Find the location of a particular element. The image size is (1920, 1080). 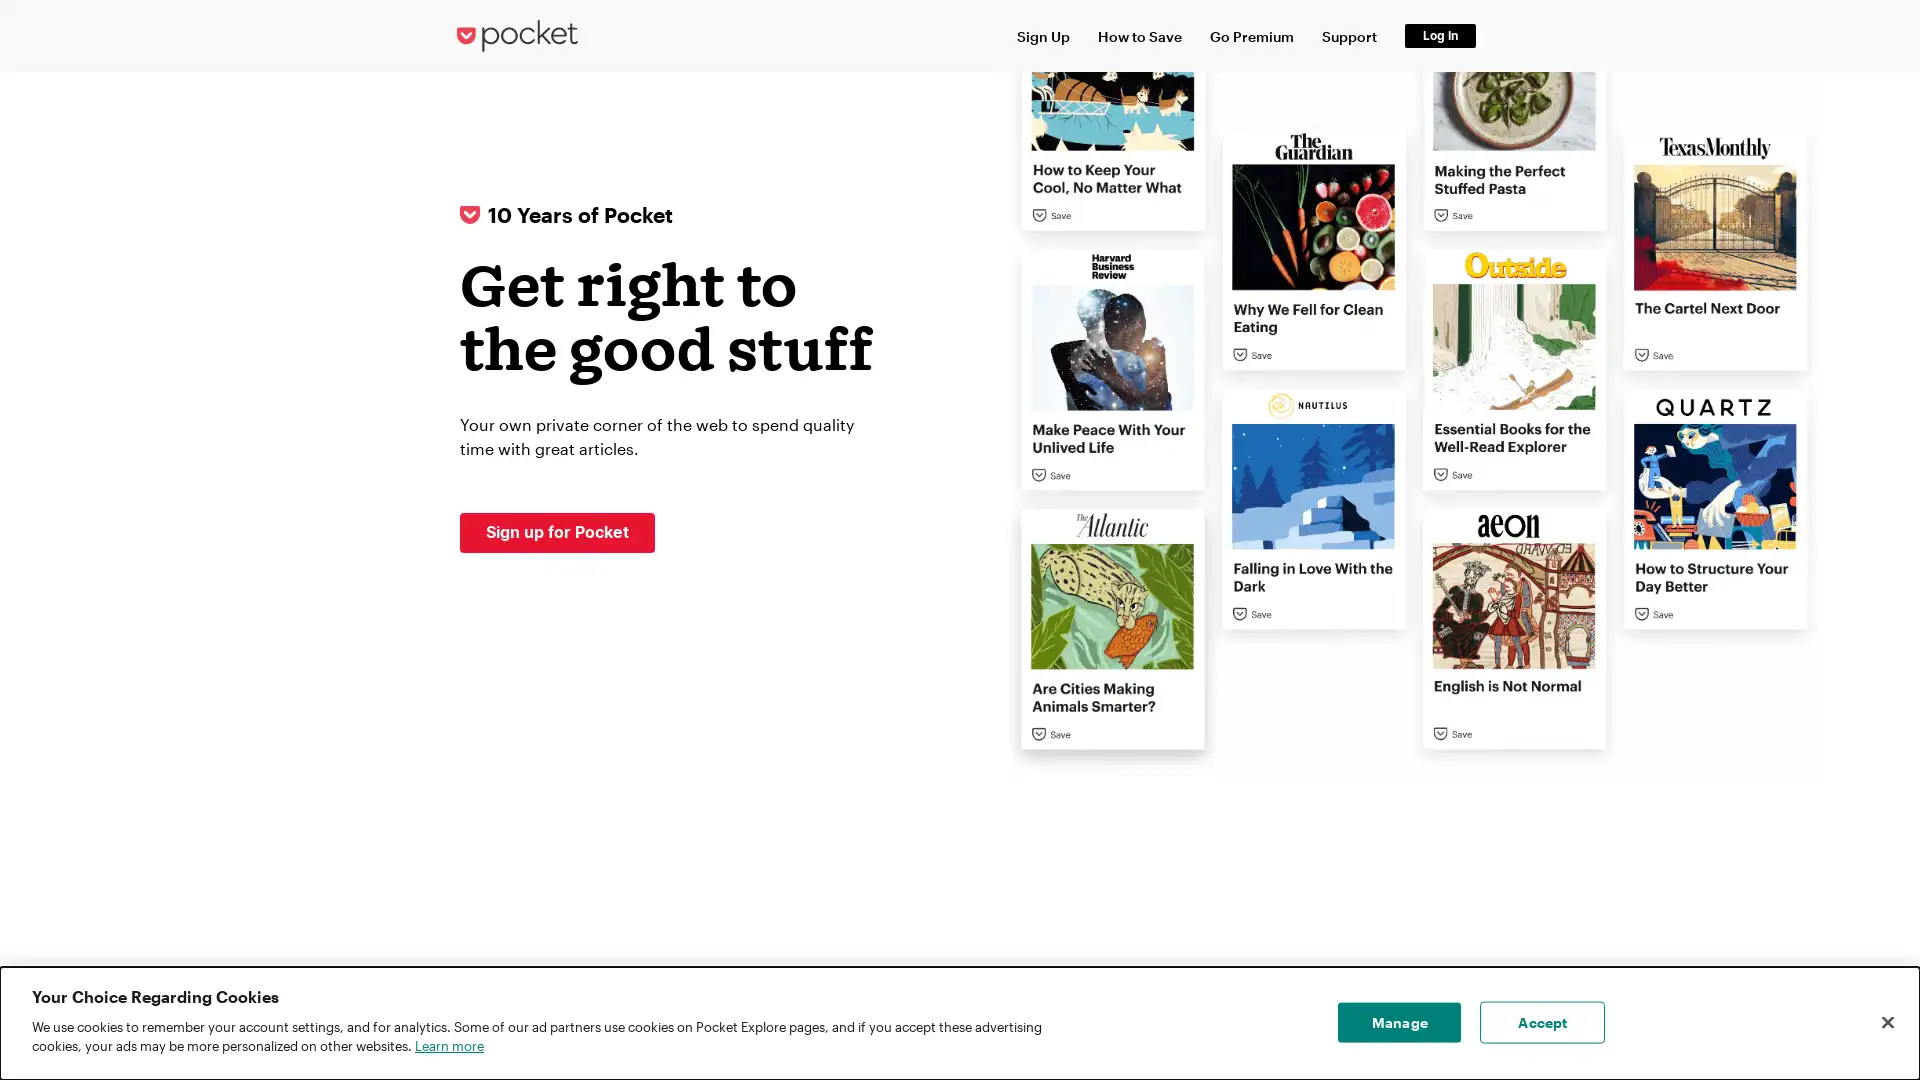

Close is located at coordinates (1886, 1022).